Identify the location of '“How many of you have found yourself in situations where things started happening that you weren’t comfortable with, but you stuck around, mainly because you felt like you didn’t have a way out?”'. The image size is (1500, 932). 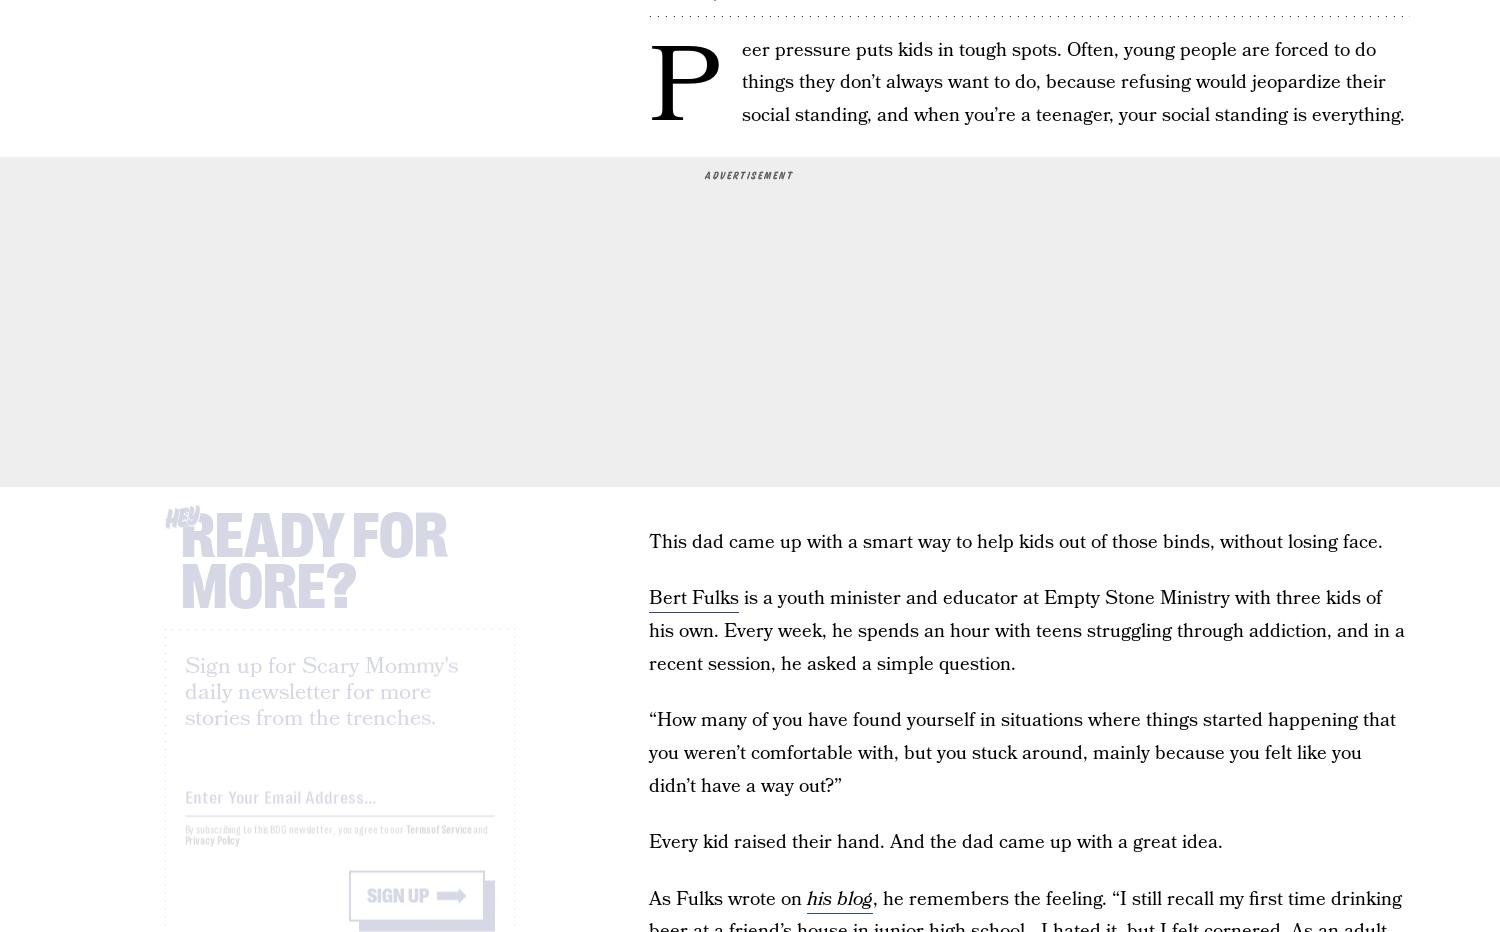
(1022, 751).